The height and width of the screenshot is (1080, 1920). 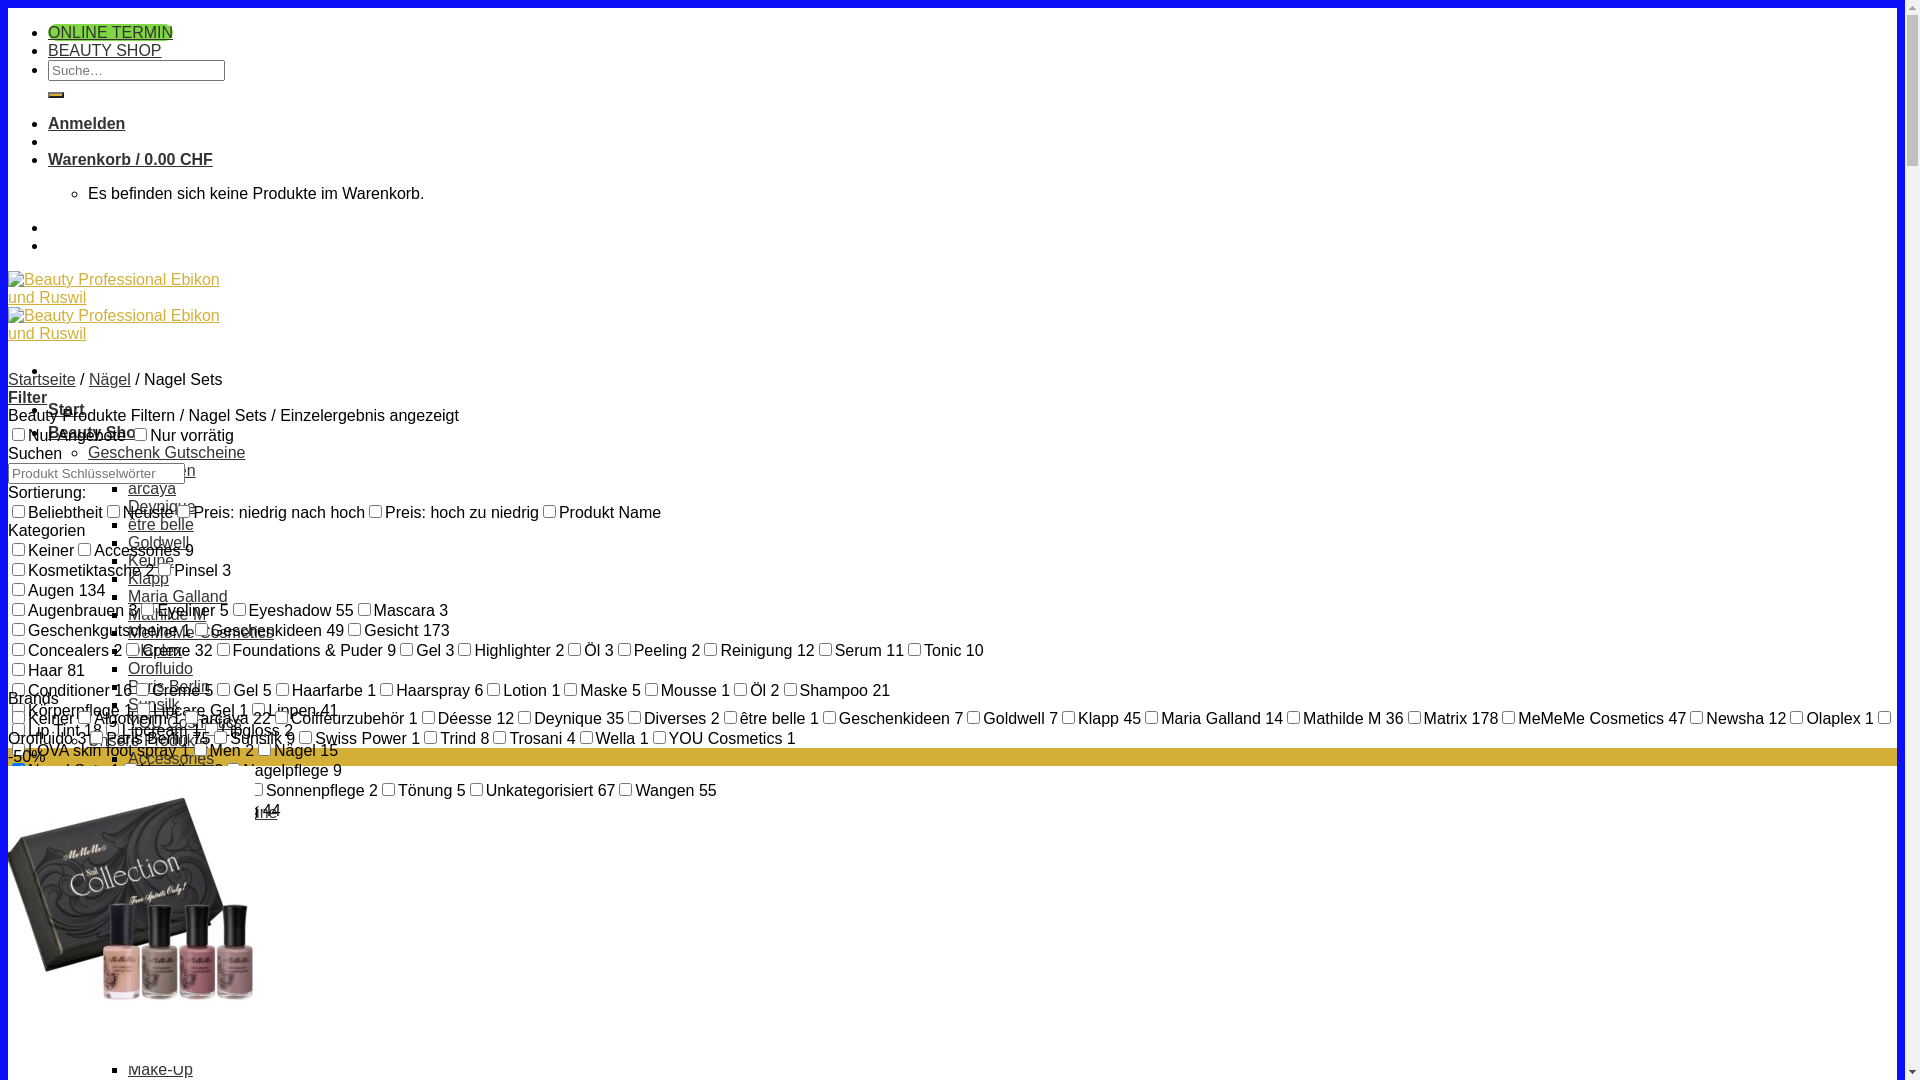 I want to click on 'Warenkorb / 0.00 CHF', so click(x=48, y=158).